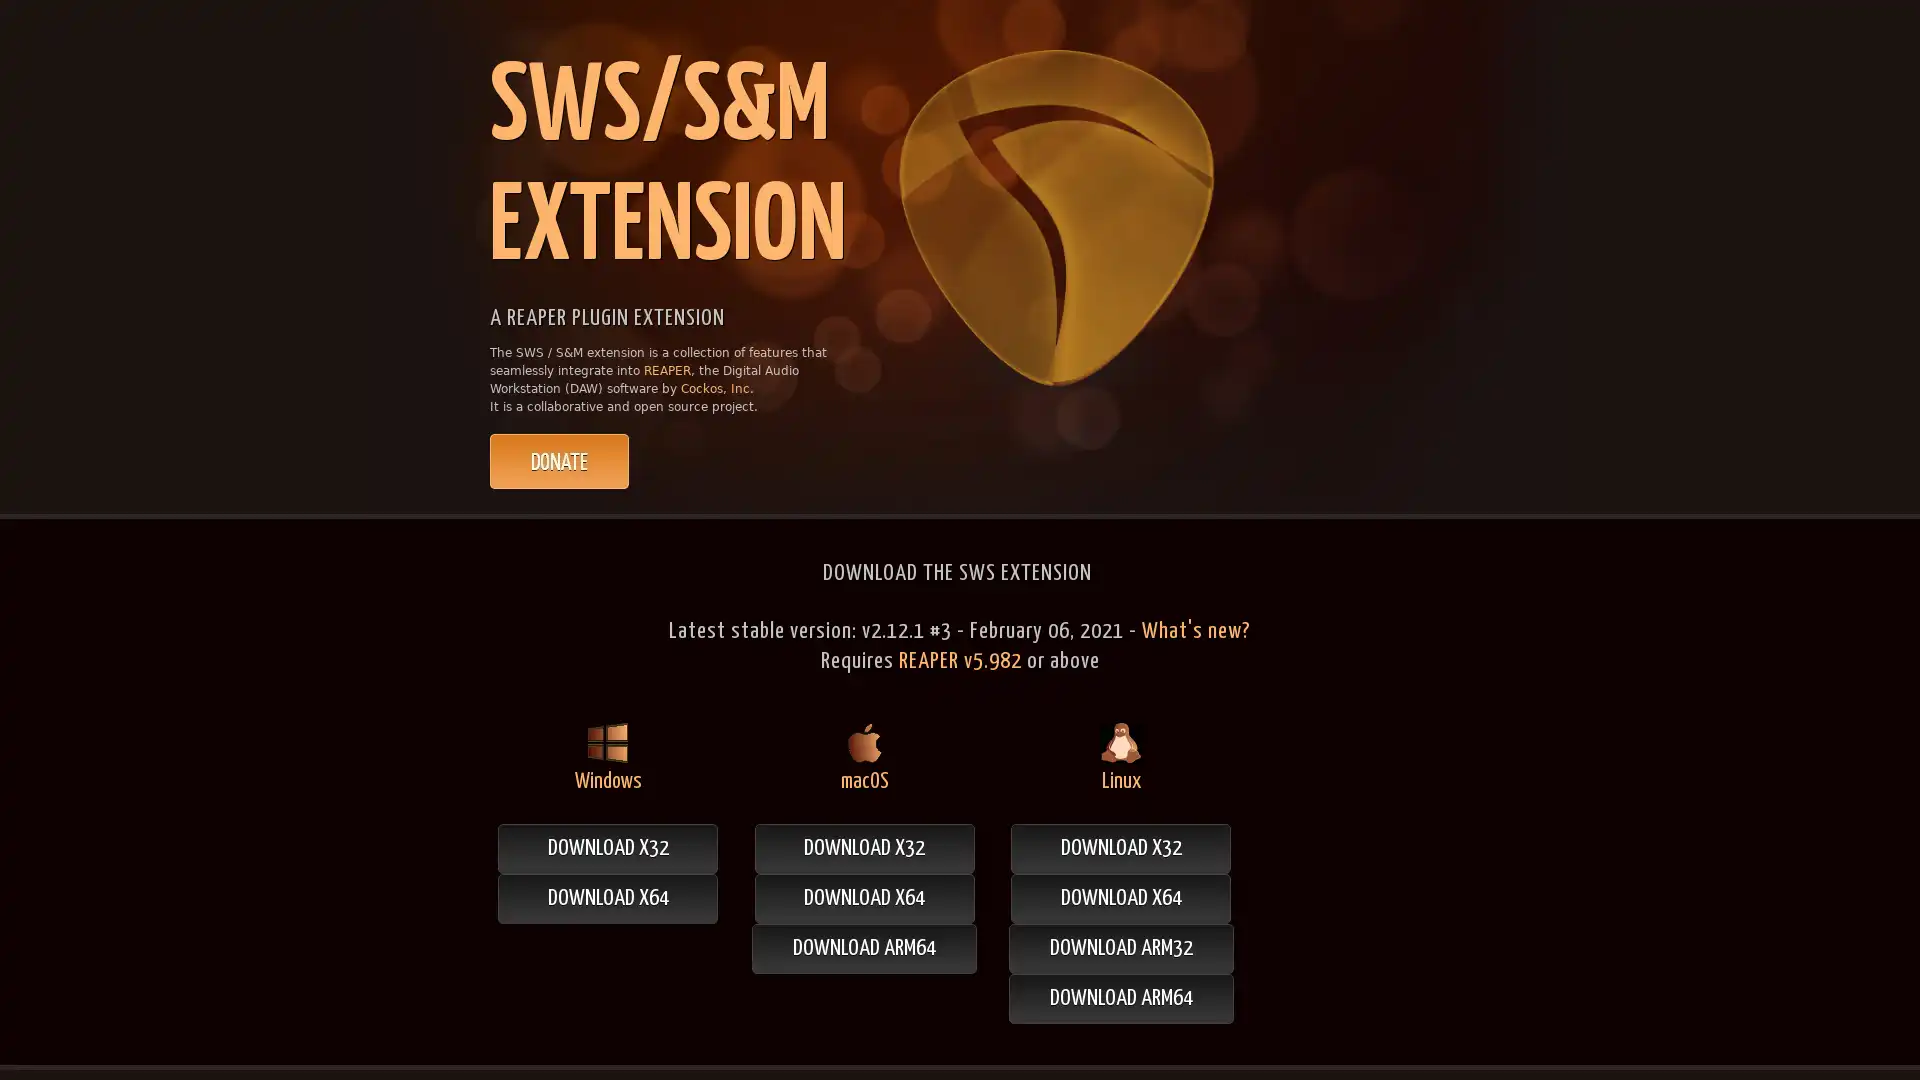  I want to click on DOWNLOAD X32, so click(638, 848).